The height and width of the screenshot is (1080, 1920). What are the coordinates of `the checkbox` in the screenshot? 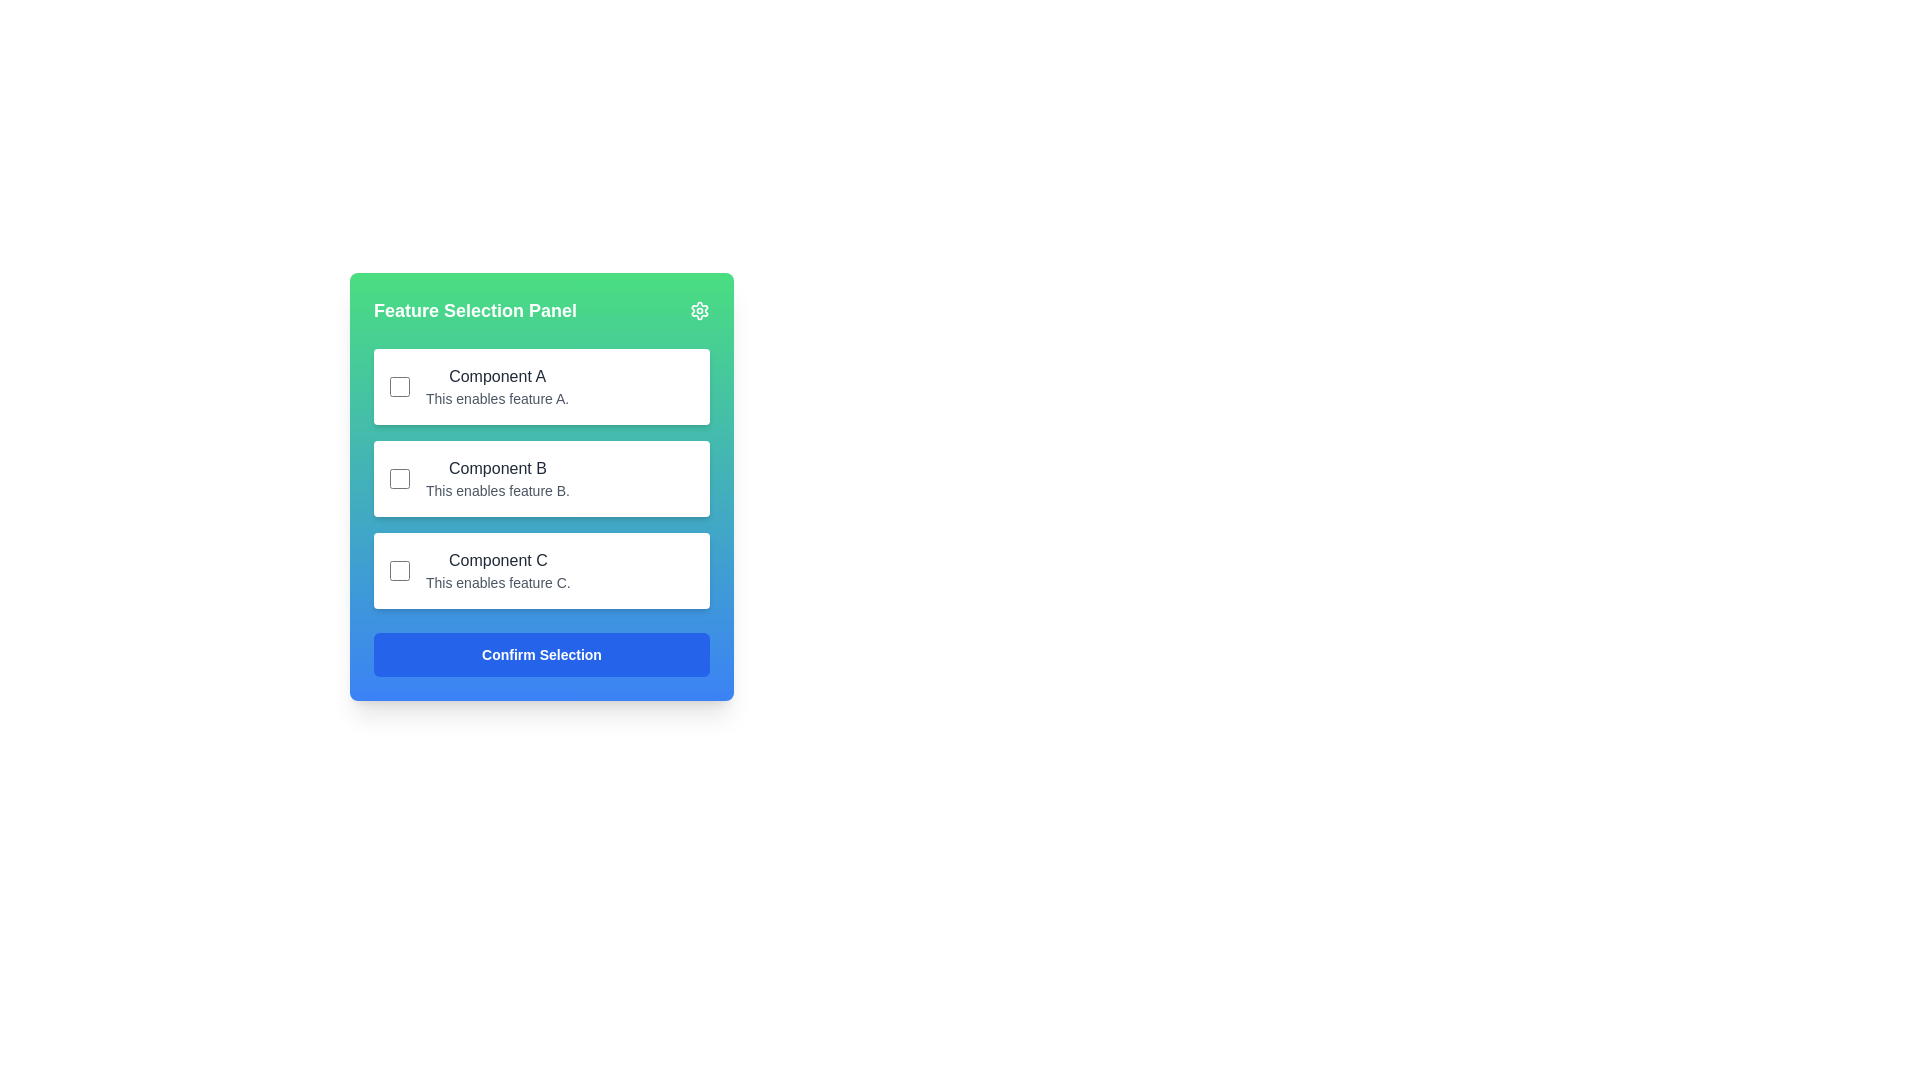 It's located at (399, 478).